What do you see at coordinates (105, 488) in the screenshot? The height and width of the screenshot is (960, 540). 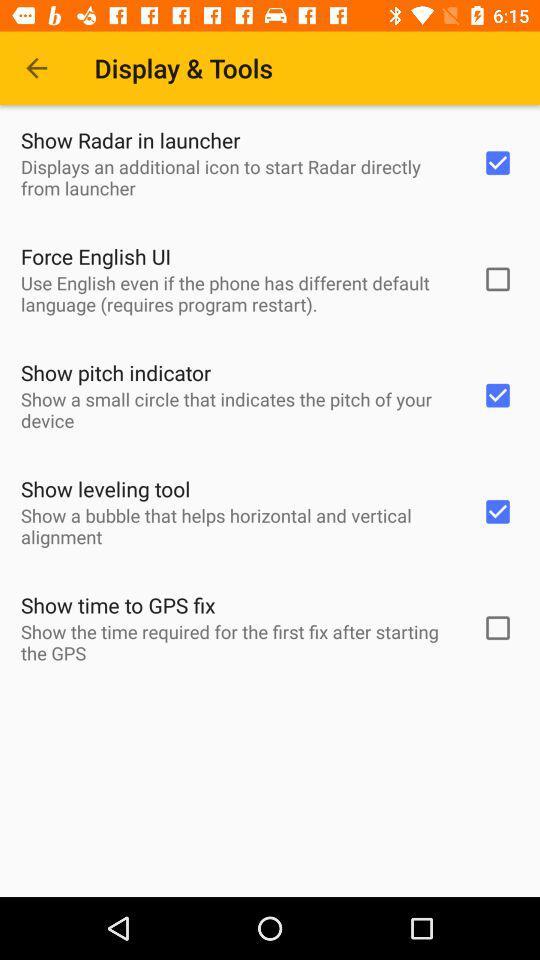 I see `show leveling tool item` at bounding box center [105, 488].